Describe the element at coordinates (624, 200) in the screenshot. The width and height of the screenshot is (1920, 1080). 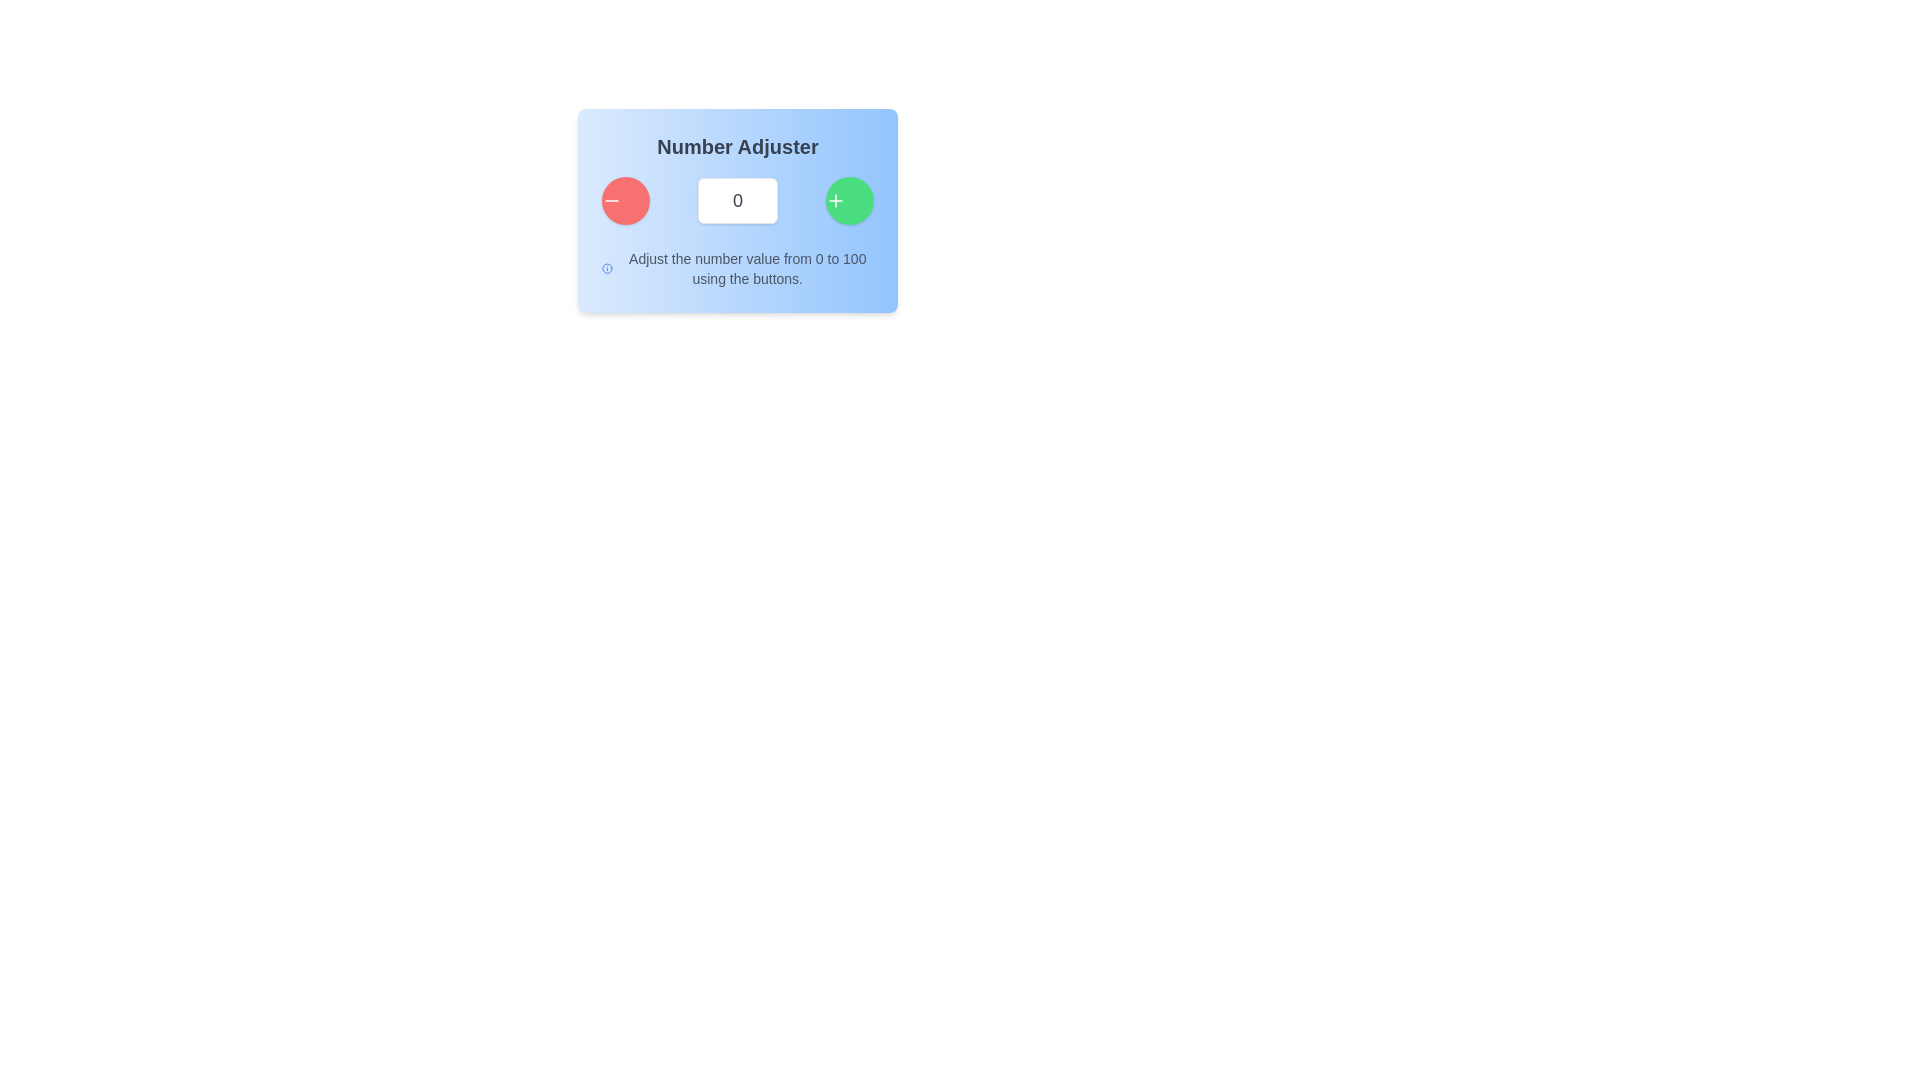
I see `the circular red button with a white dash, part of the 'Number Adjuster' group, to change its appearance to a darker red` at that location.